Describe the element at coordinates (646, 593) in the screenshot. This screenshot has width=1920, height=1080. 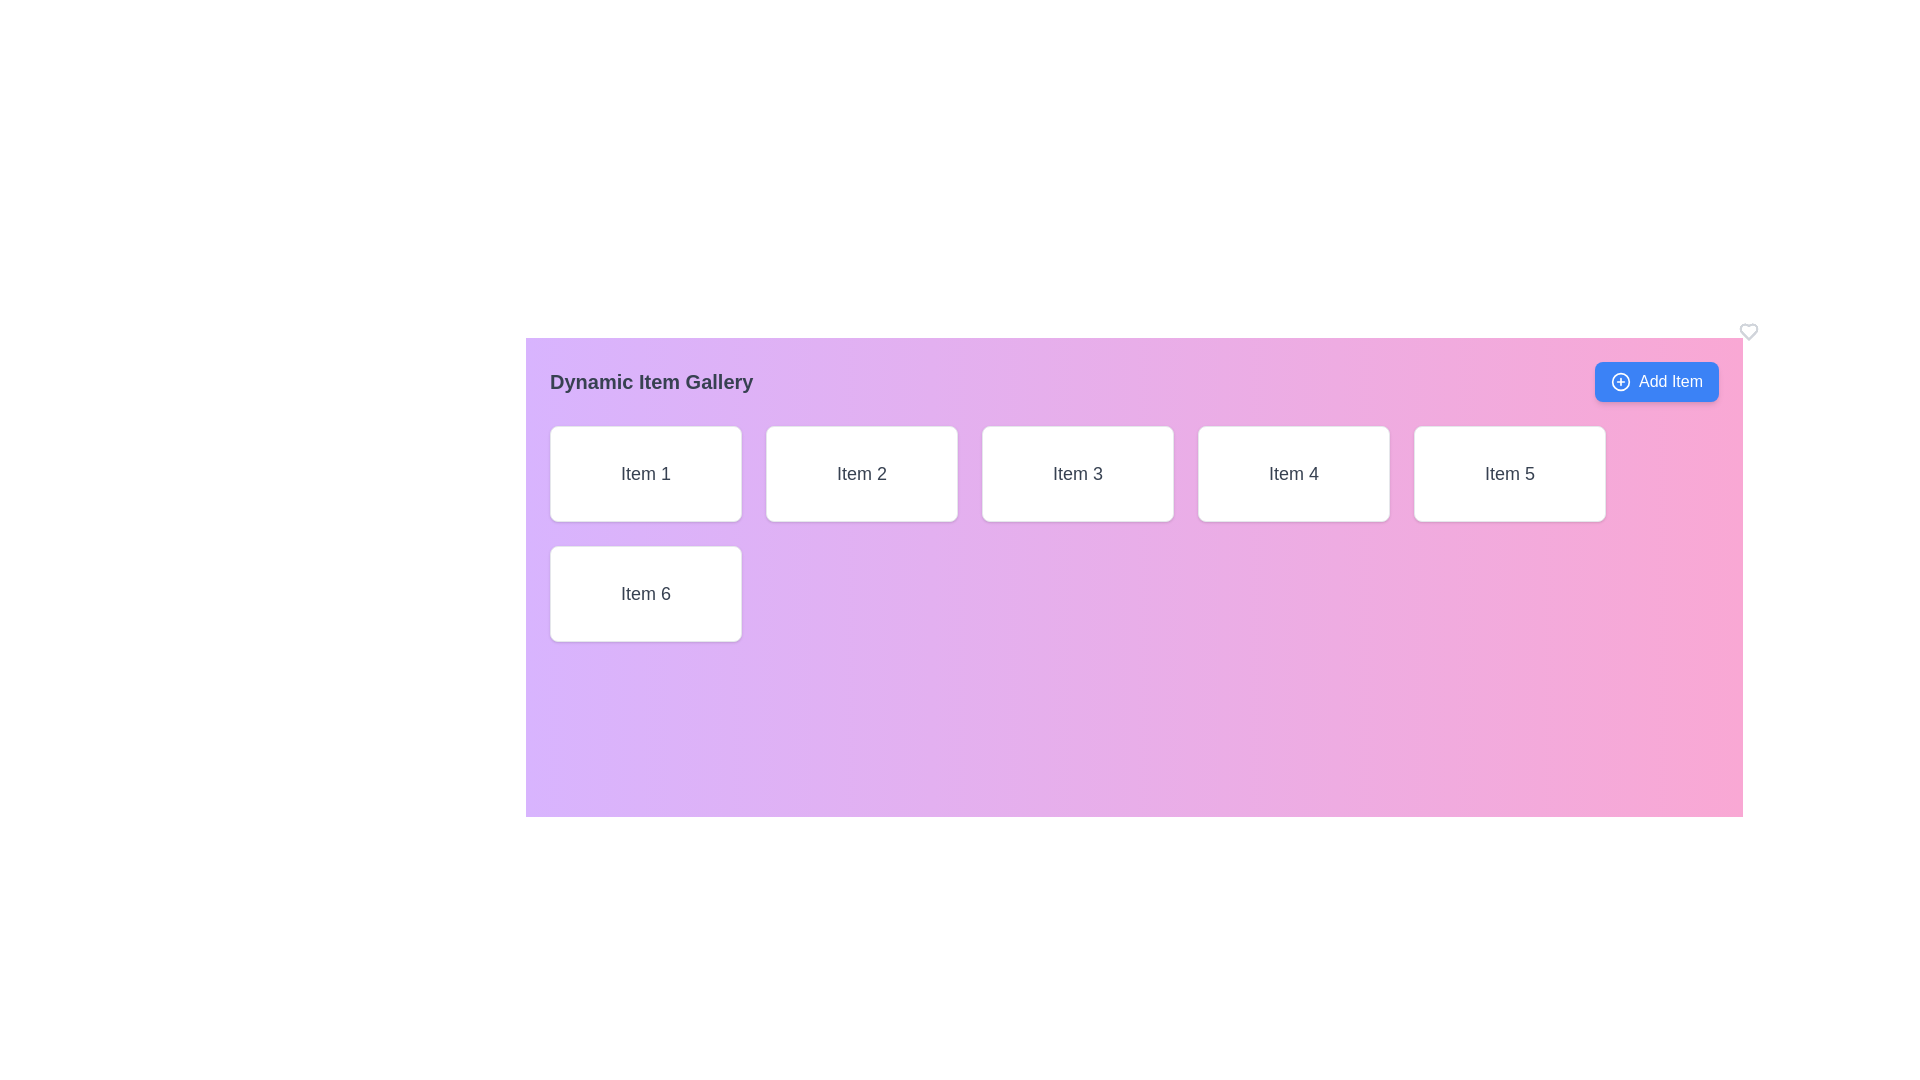
I see `text label 'Item 6' located at the center of the sixth card in a vertically arranged list of cards` at that location.